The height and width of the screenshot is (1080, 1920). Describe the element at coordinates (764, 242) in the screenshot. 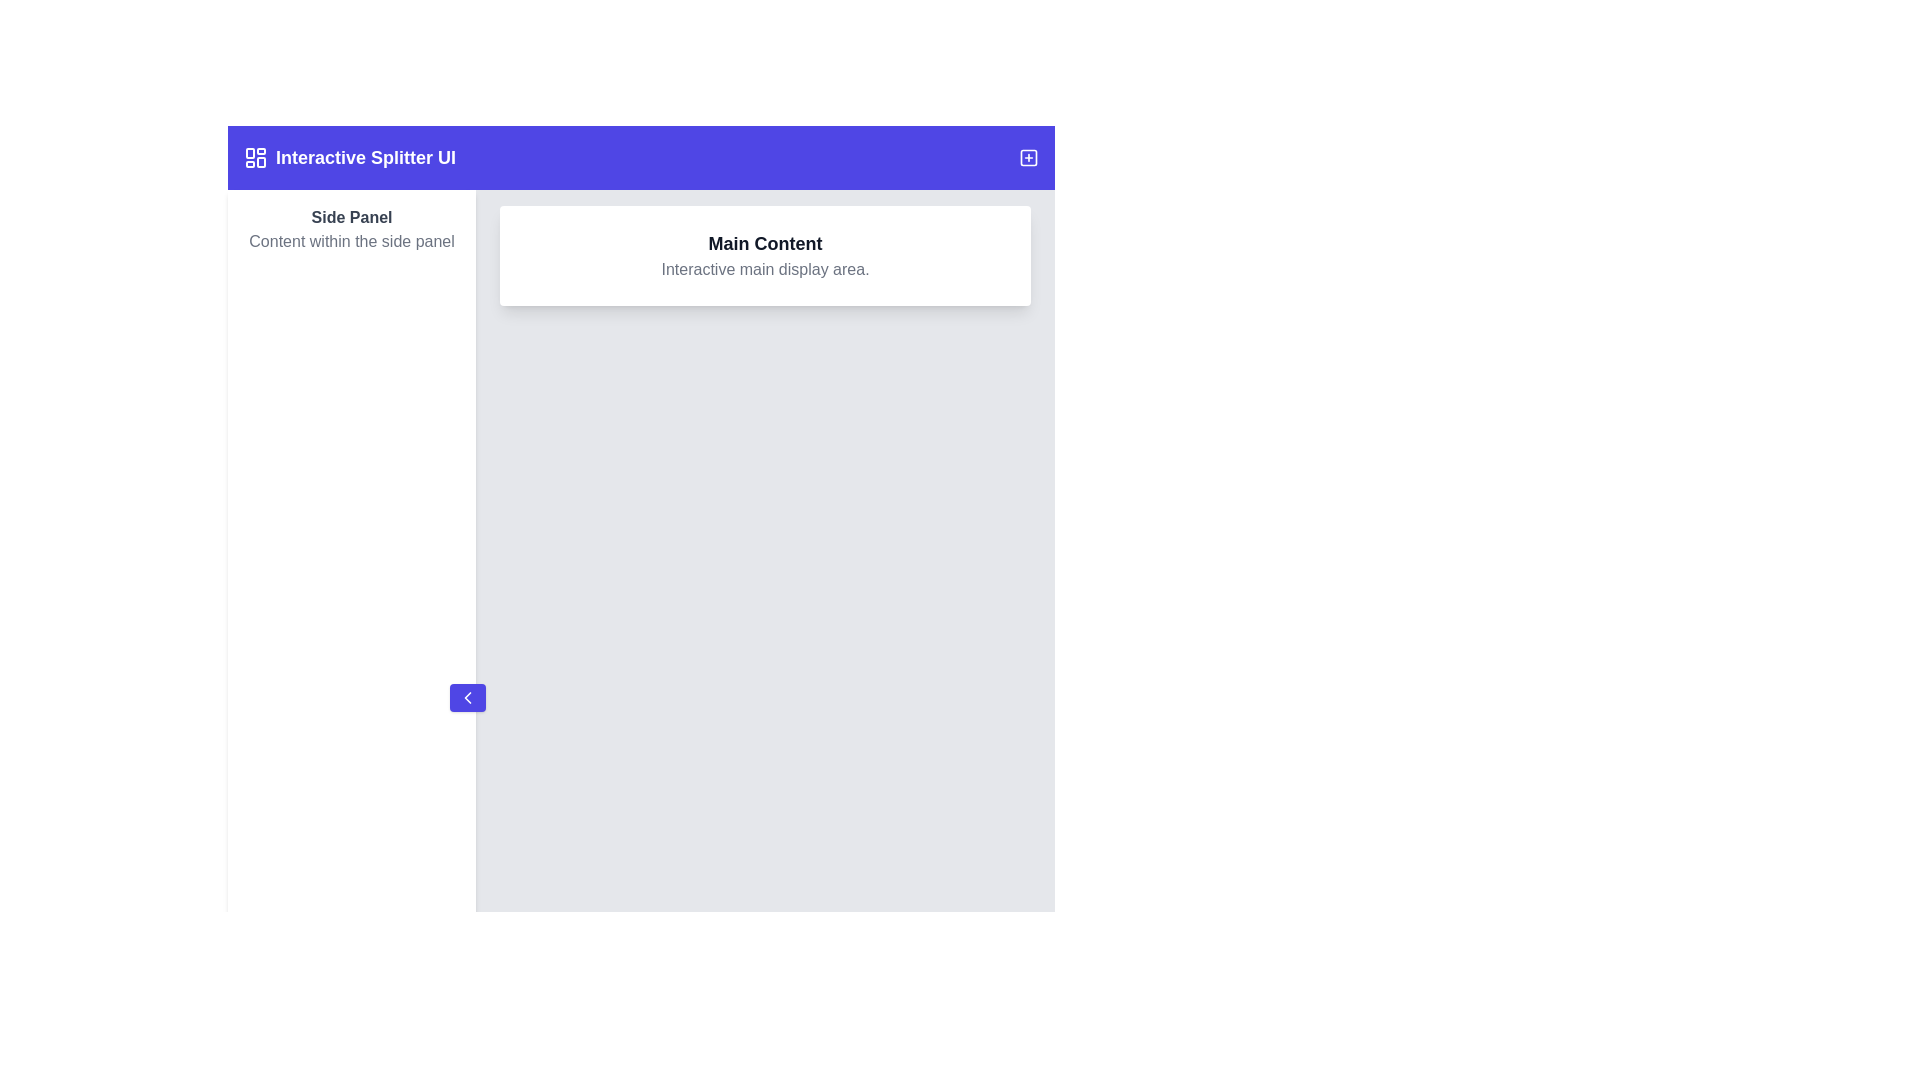

I see `title text displayed prominently in bold font above the description text on the white card` at that location.